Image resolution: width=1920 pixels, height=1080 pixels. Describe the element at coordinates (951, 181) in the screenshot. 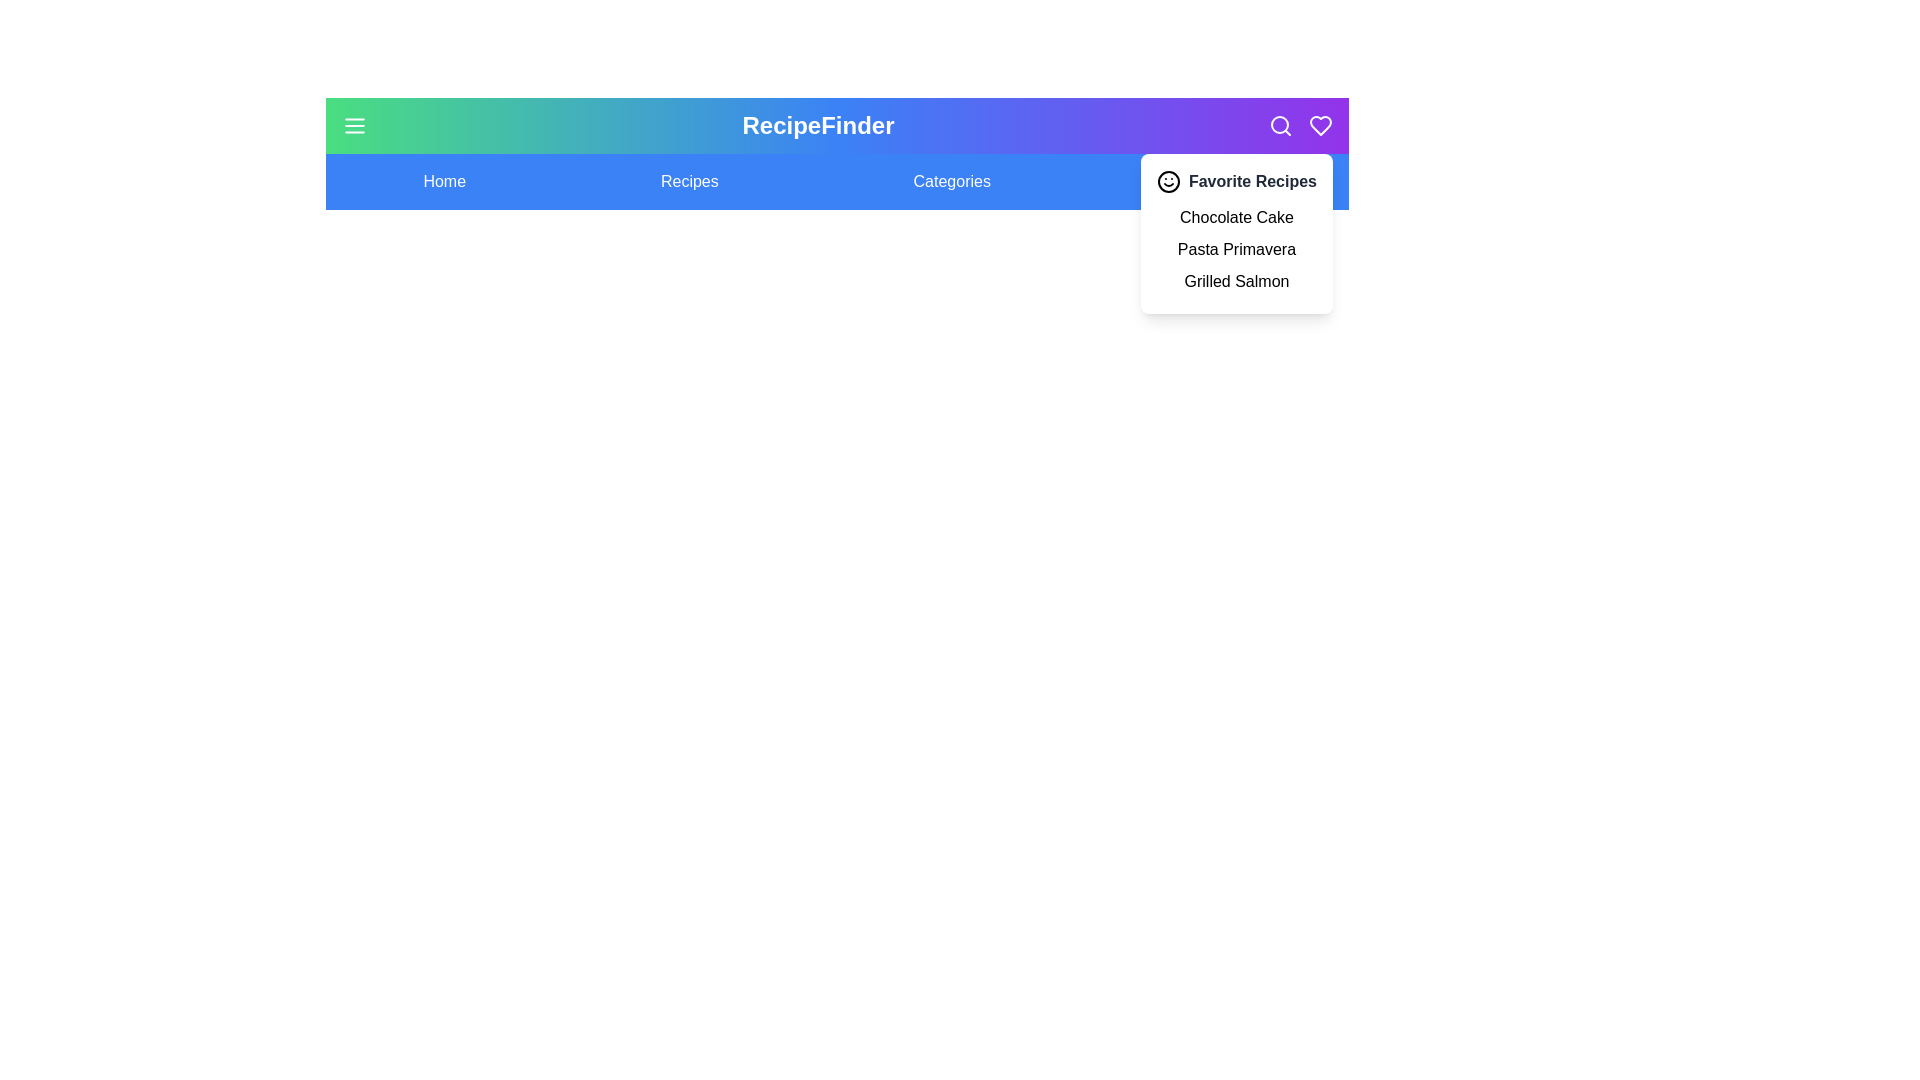

I see `the menu item labeled Categories to navigate to its section` at that location.